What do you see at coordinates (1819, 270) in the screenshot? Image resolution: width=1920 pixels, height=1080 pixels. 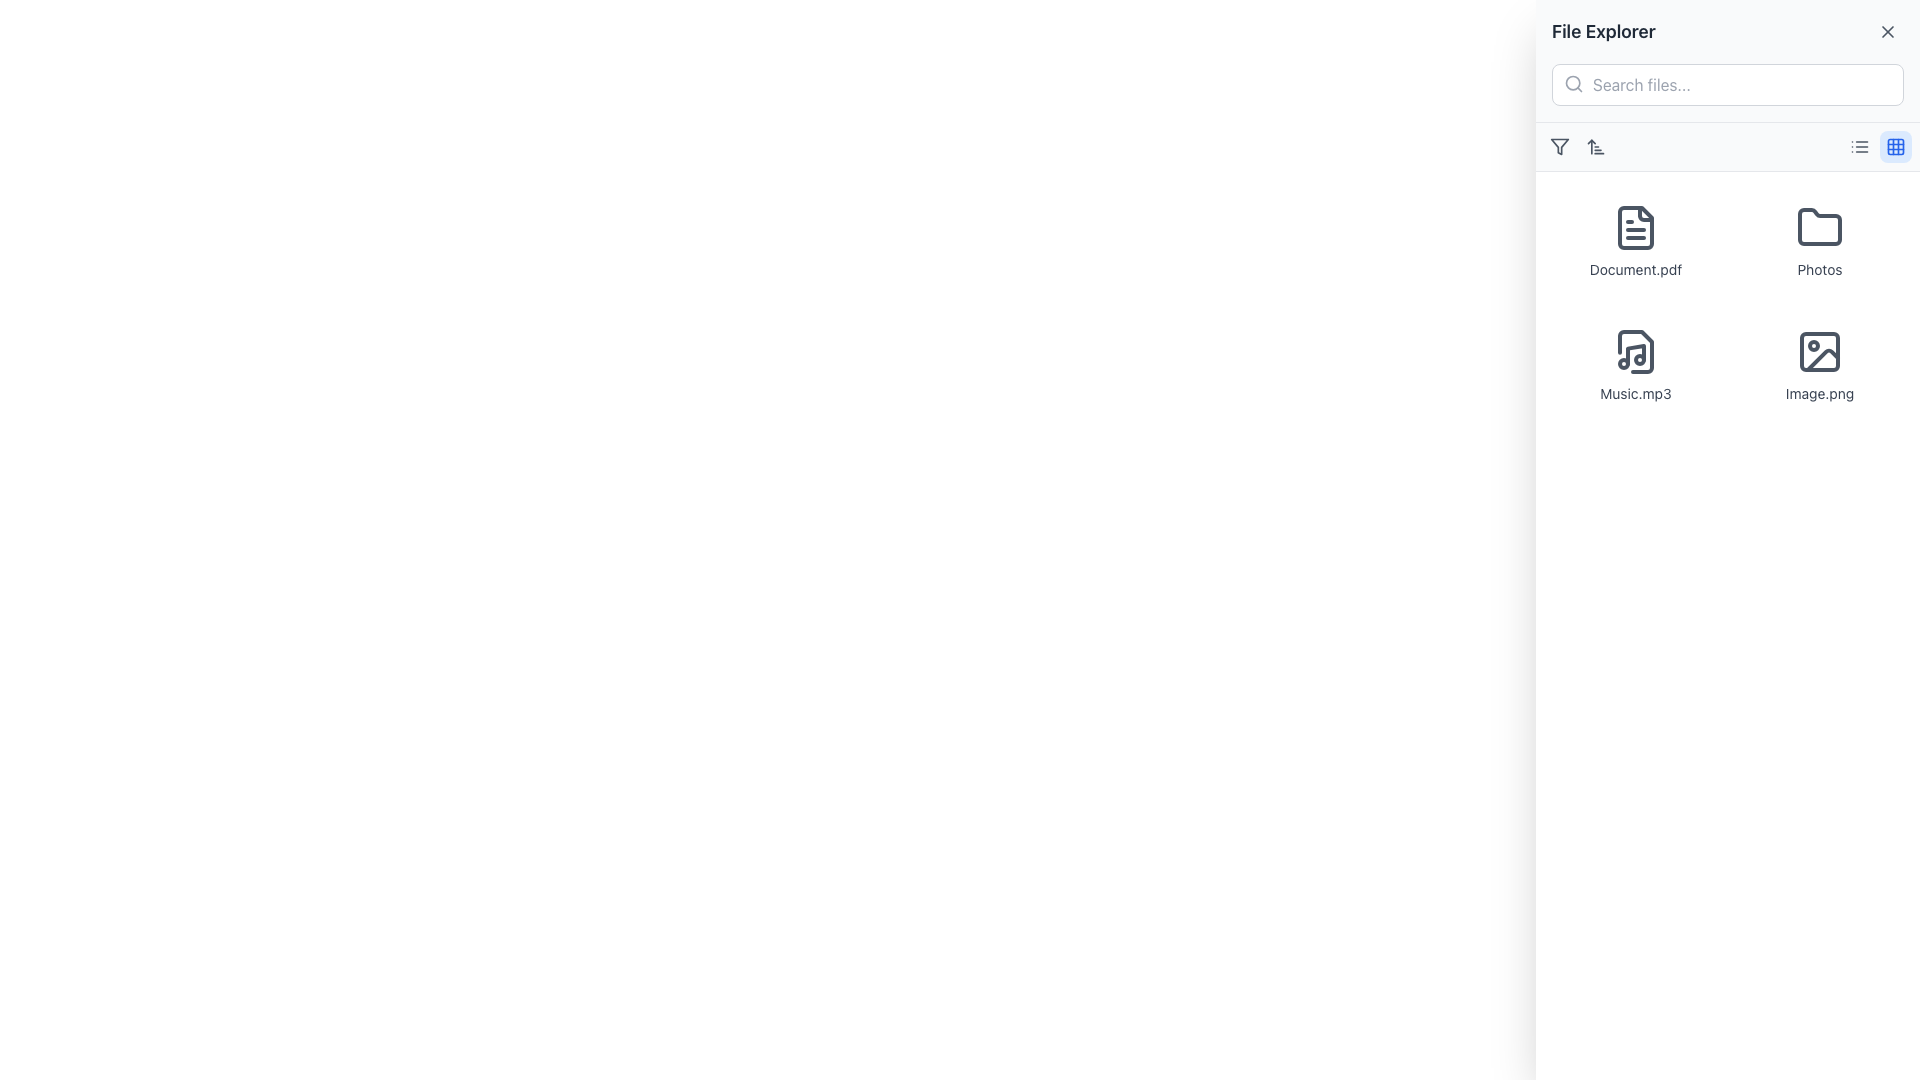 I see `the label for the folder item in the file manager interface, which is located beneath the folder icon in the second column of the first row` at bounding box center [1819, 270].